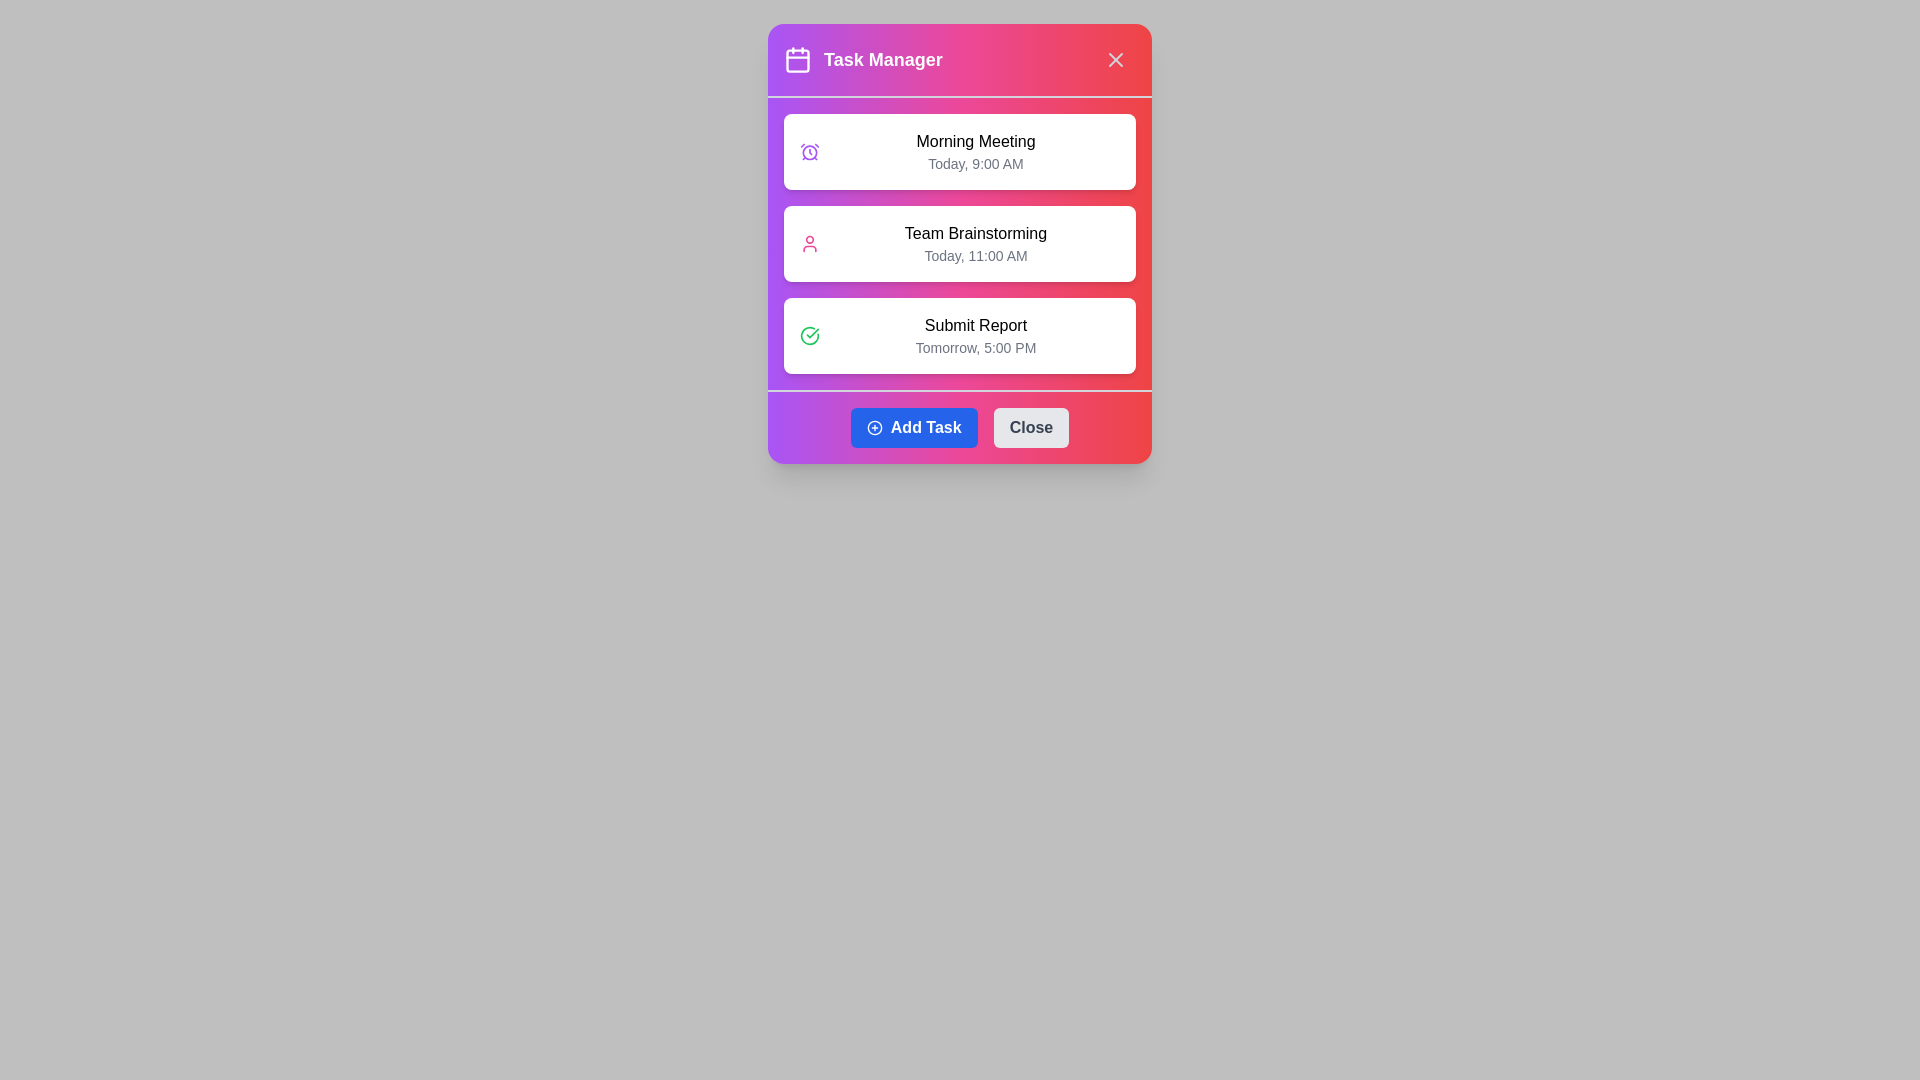  Describe the element at coordinates (912, 427) in the screenshot. I see `the 'Add Task' button located in the bottom row of the pop-up modal, immediately to the left of the 'Close' button` at that location.